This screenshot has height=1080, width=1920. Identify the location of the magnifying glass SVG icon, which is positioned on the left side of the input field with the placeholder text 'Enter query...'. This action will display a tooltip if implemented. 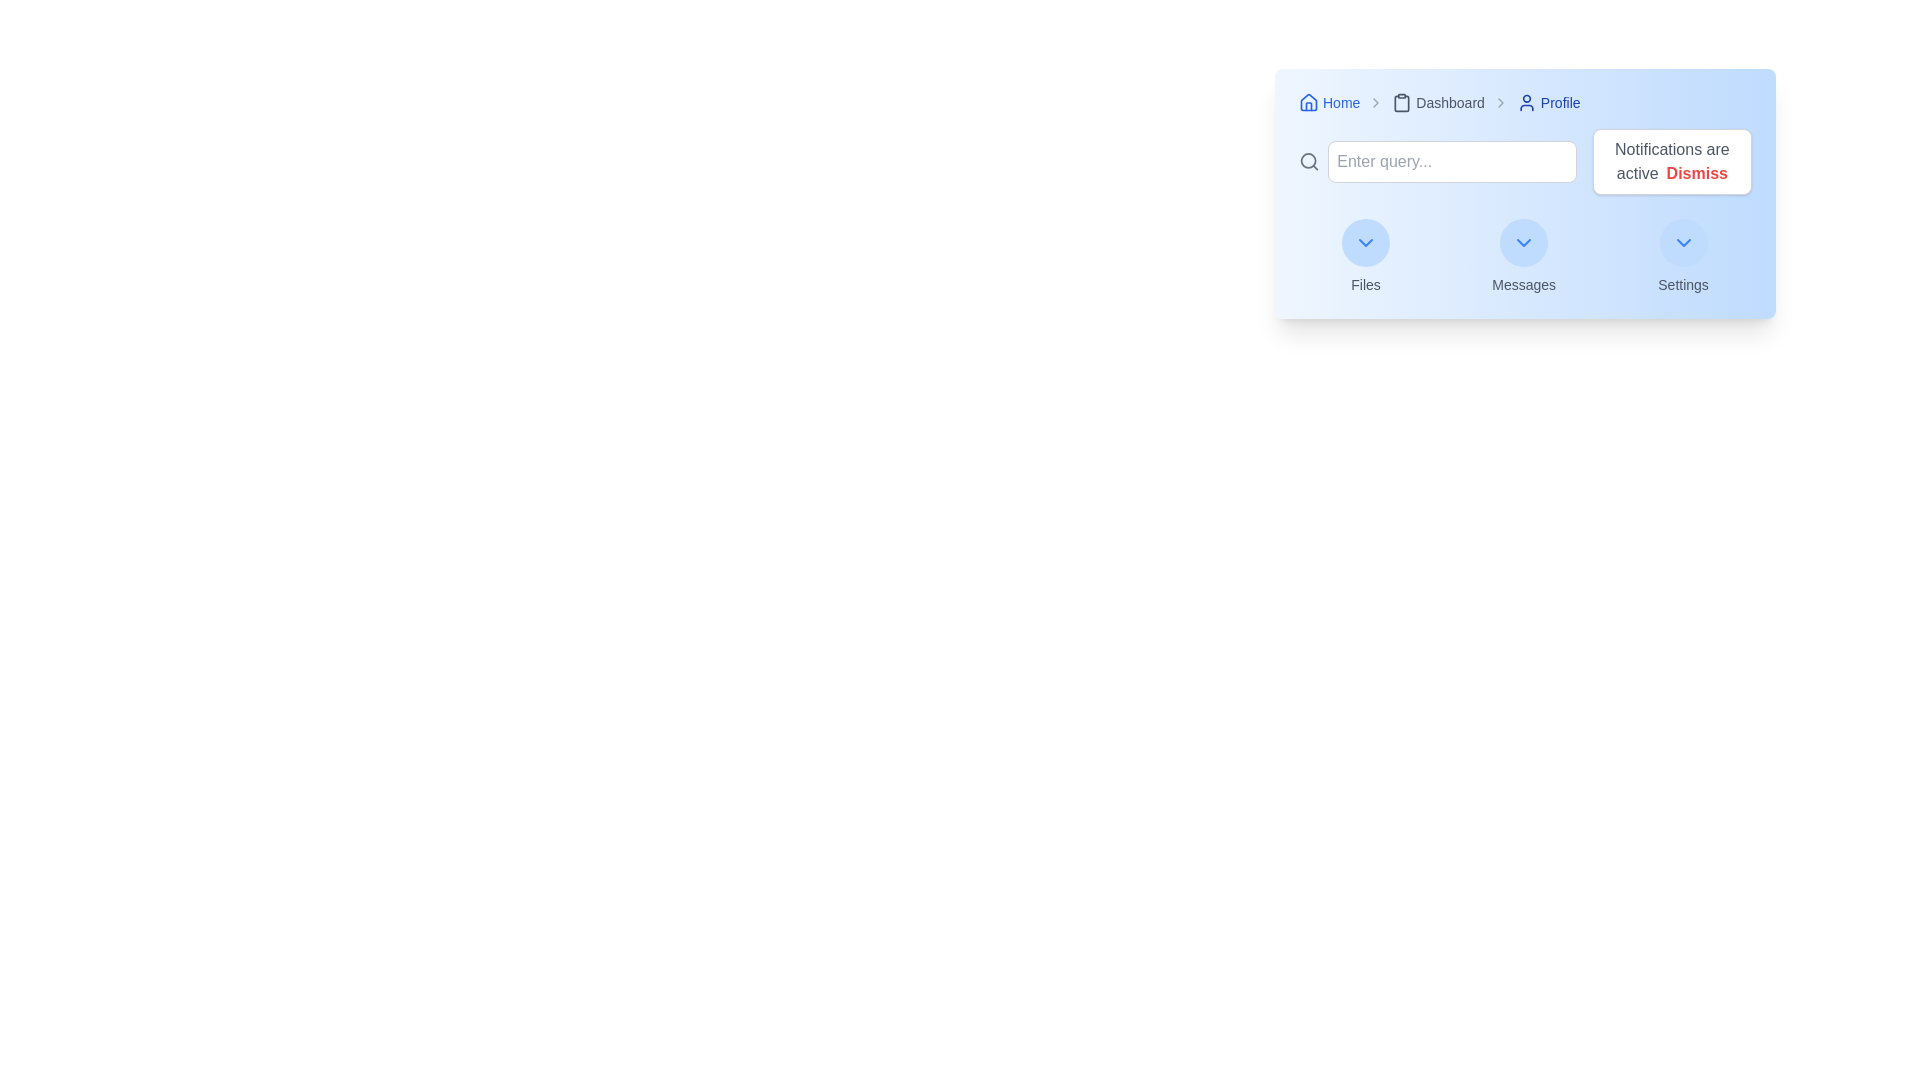
(1309, 161).